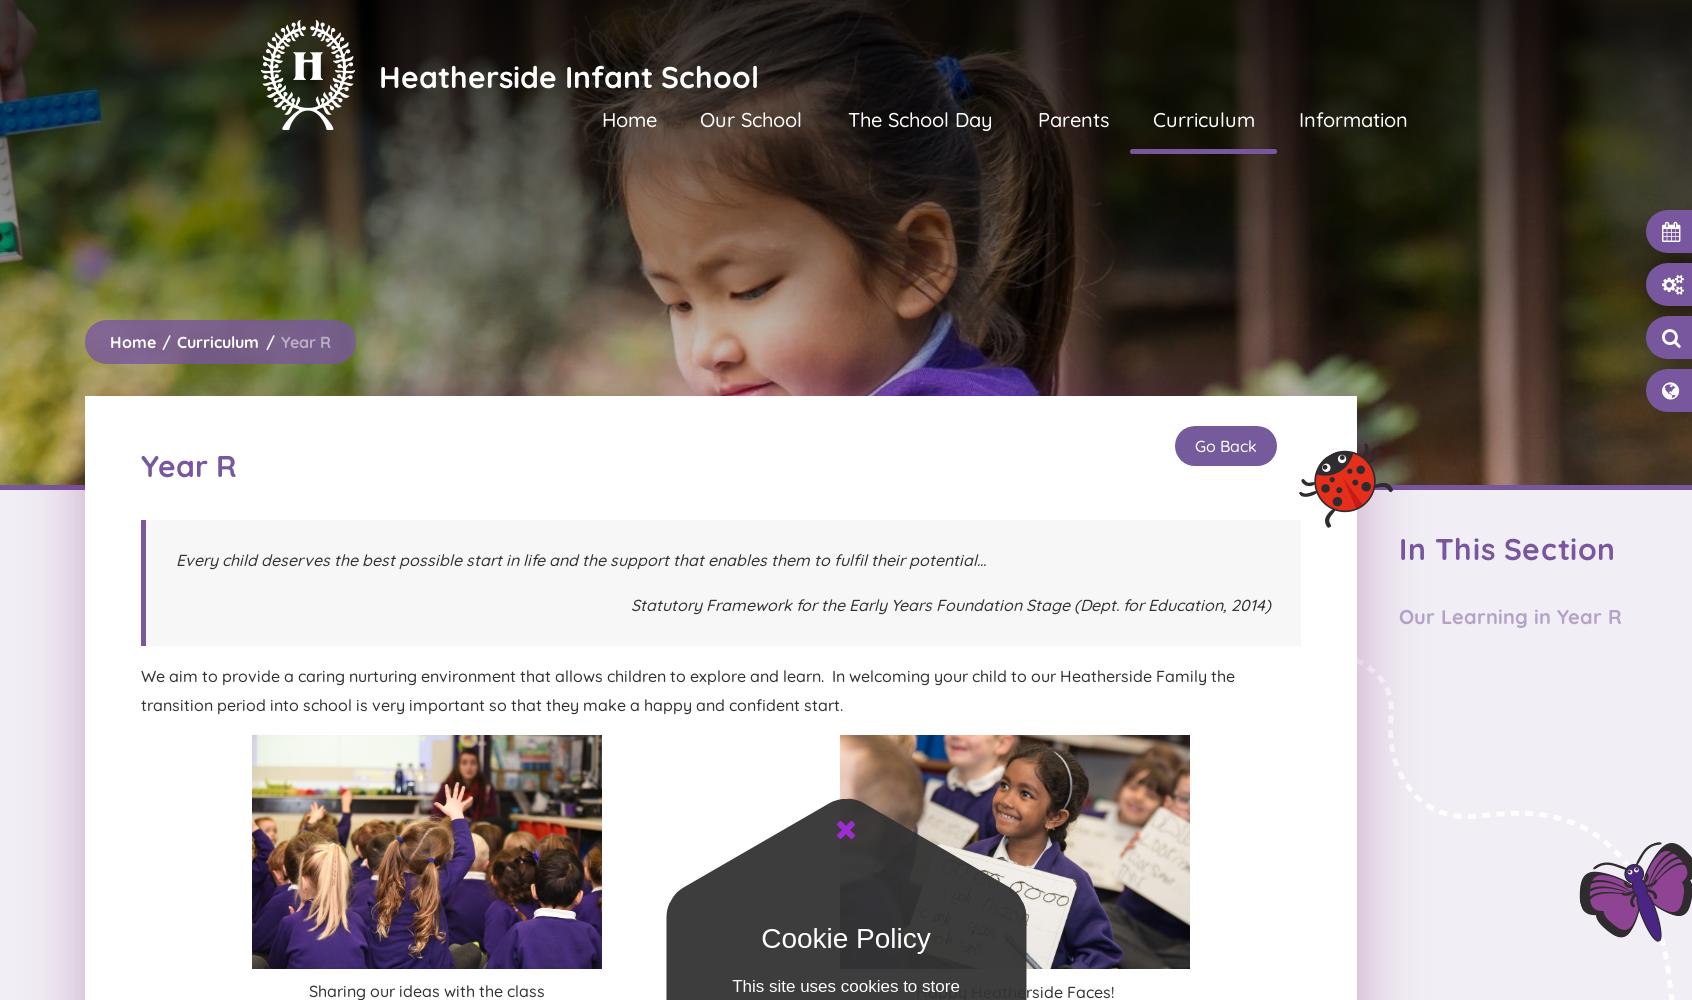  What do you see at coordinates (568, 76) in the screenshot?
I see `'Heatherside Infant School'` at bounding box center [568, 76].